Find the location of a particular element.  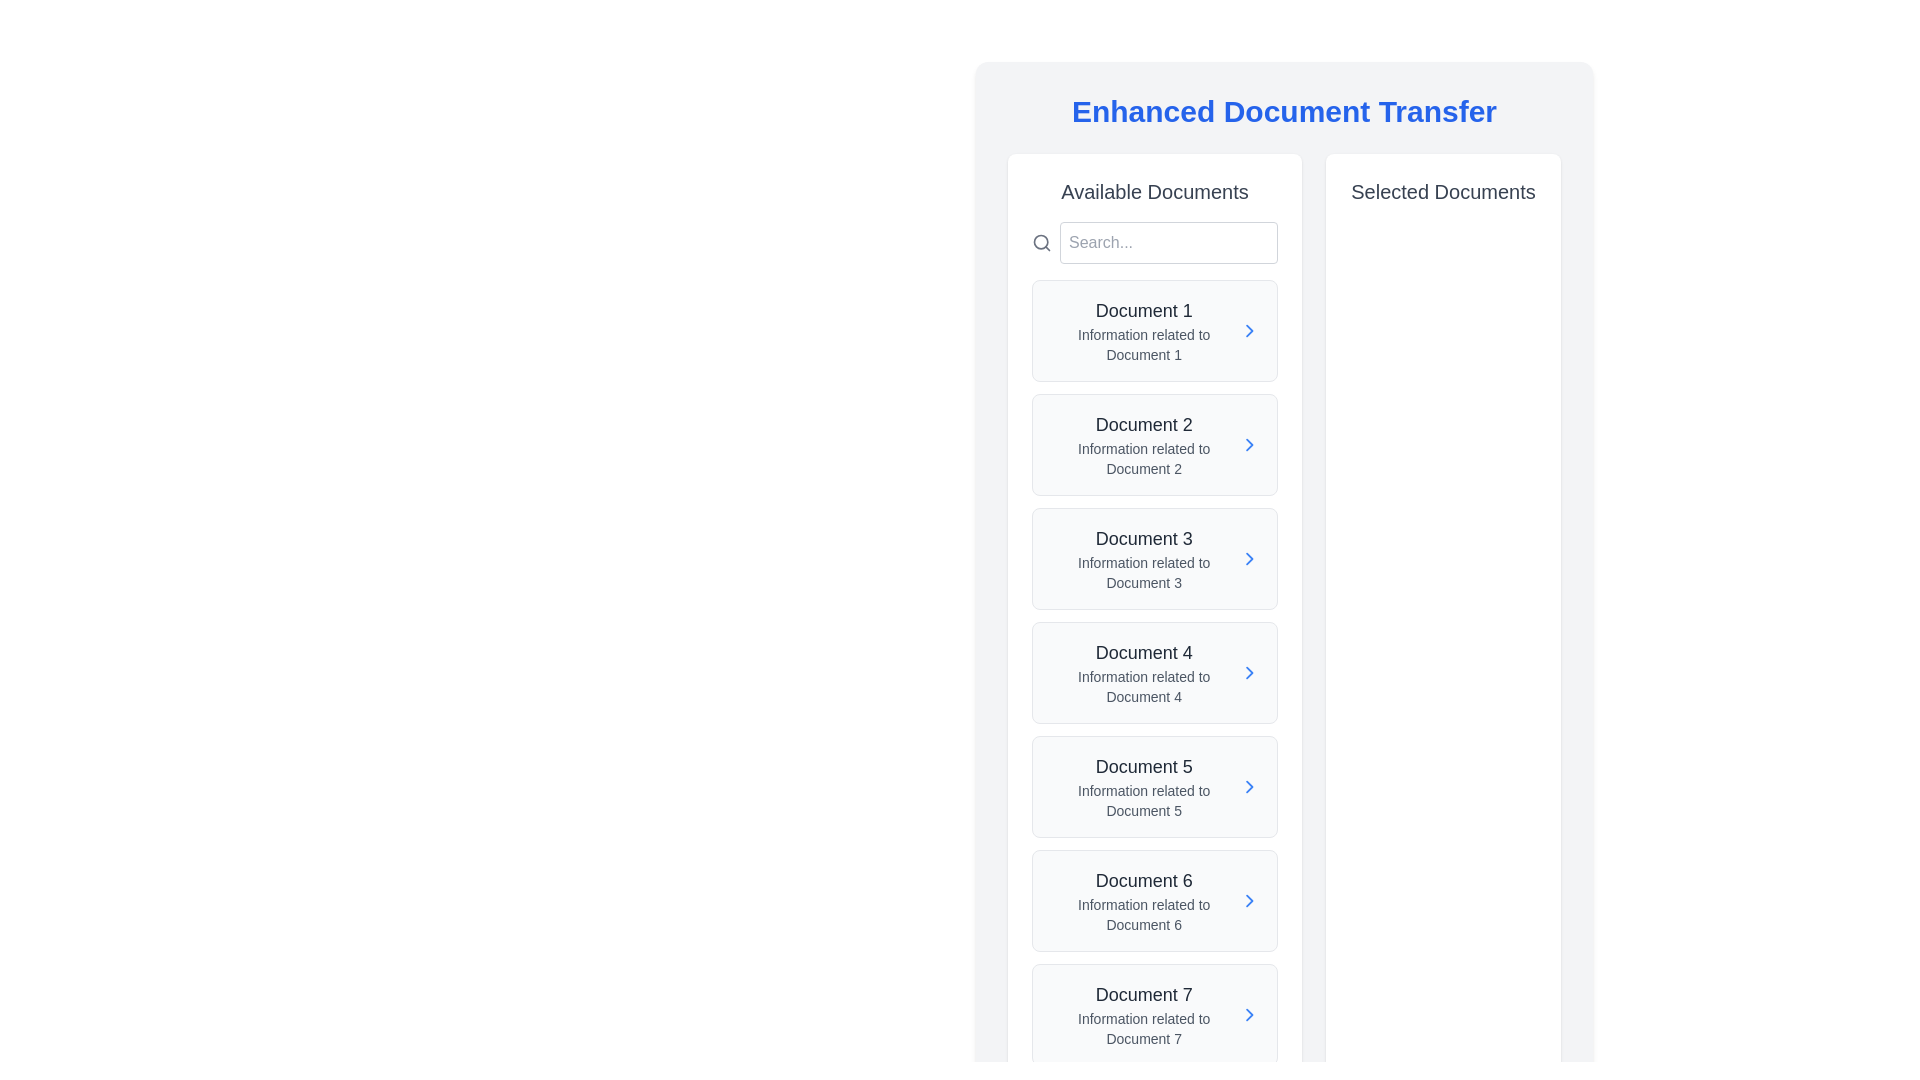

the text-based list item element representing 'Document 5' is located at coordinates (1144, 785).